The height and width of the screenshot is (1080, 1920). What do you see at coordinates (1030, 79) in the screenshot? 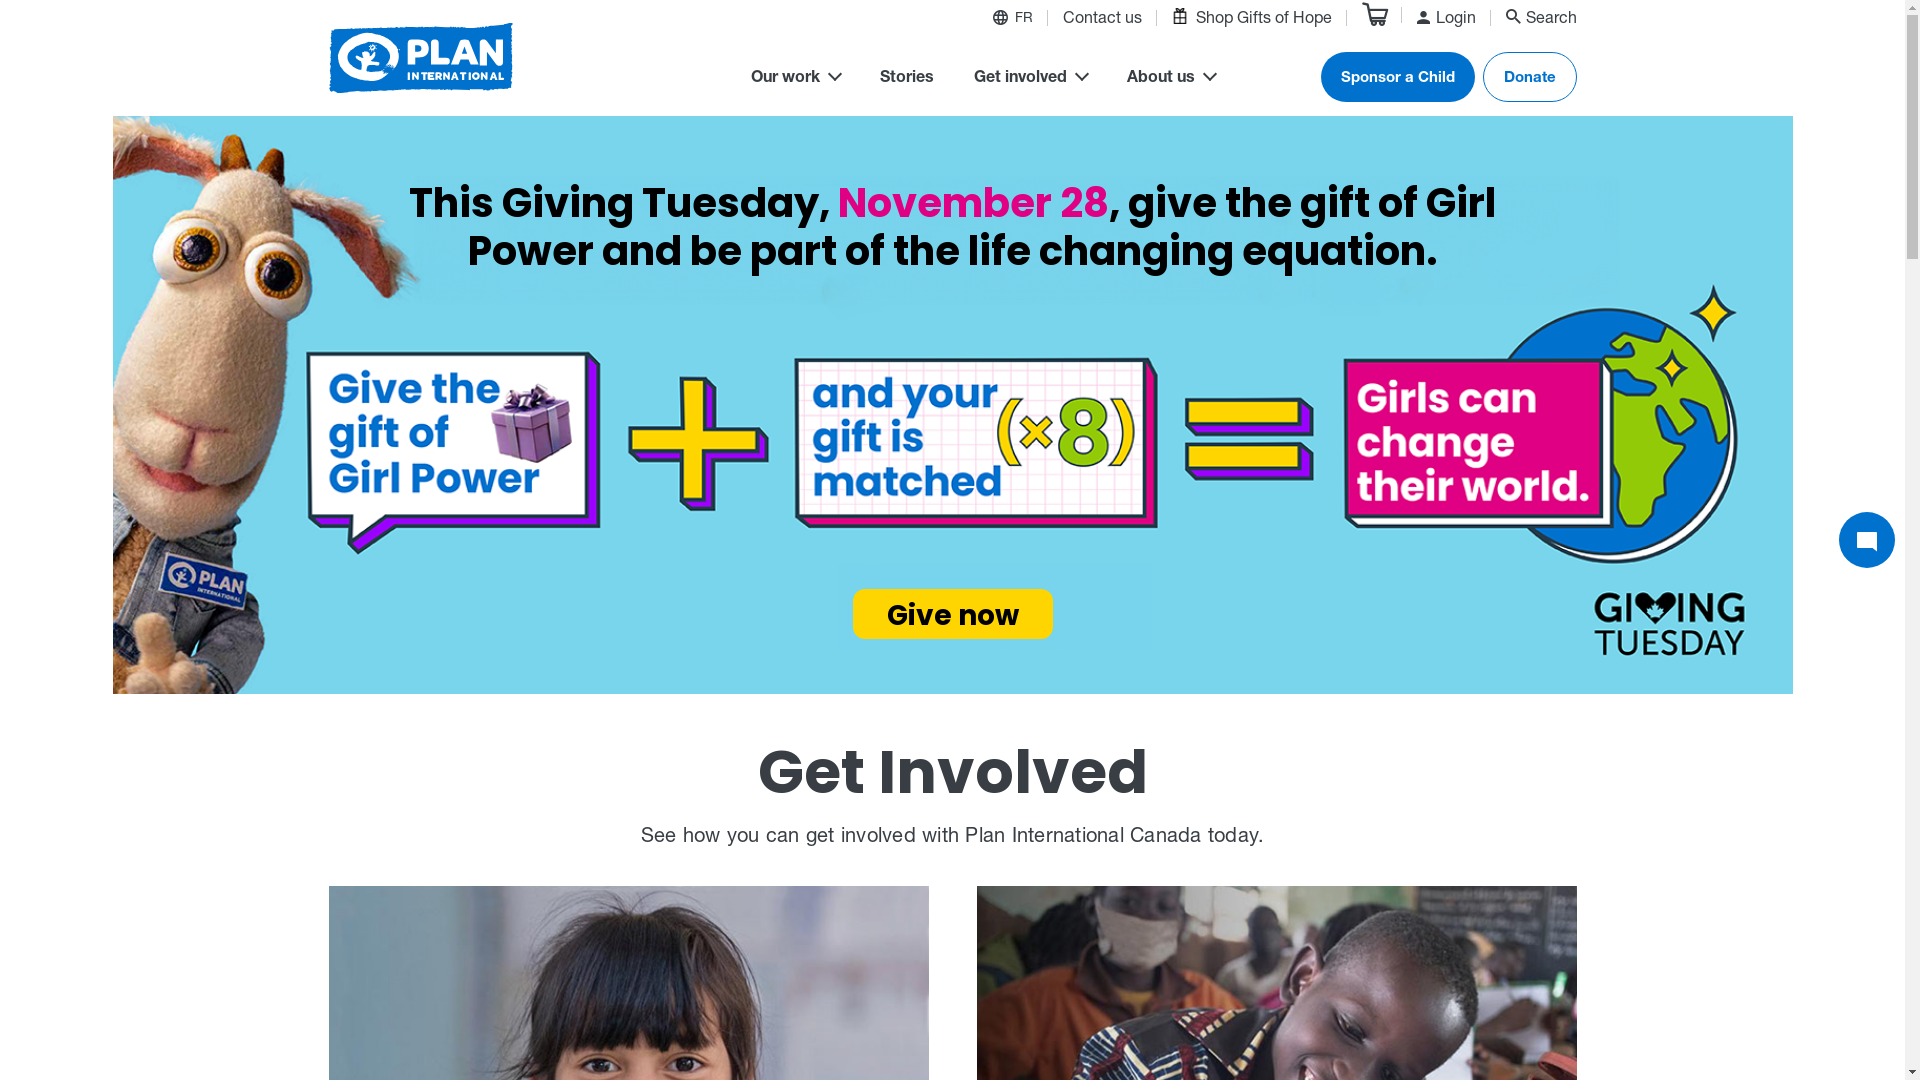
I see `'Get involved'` at bounding box center [1030, 79].